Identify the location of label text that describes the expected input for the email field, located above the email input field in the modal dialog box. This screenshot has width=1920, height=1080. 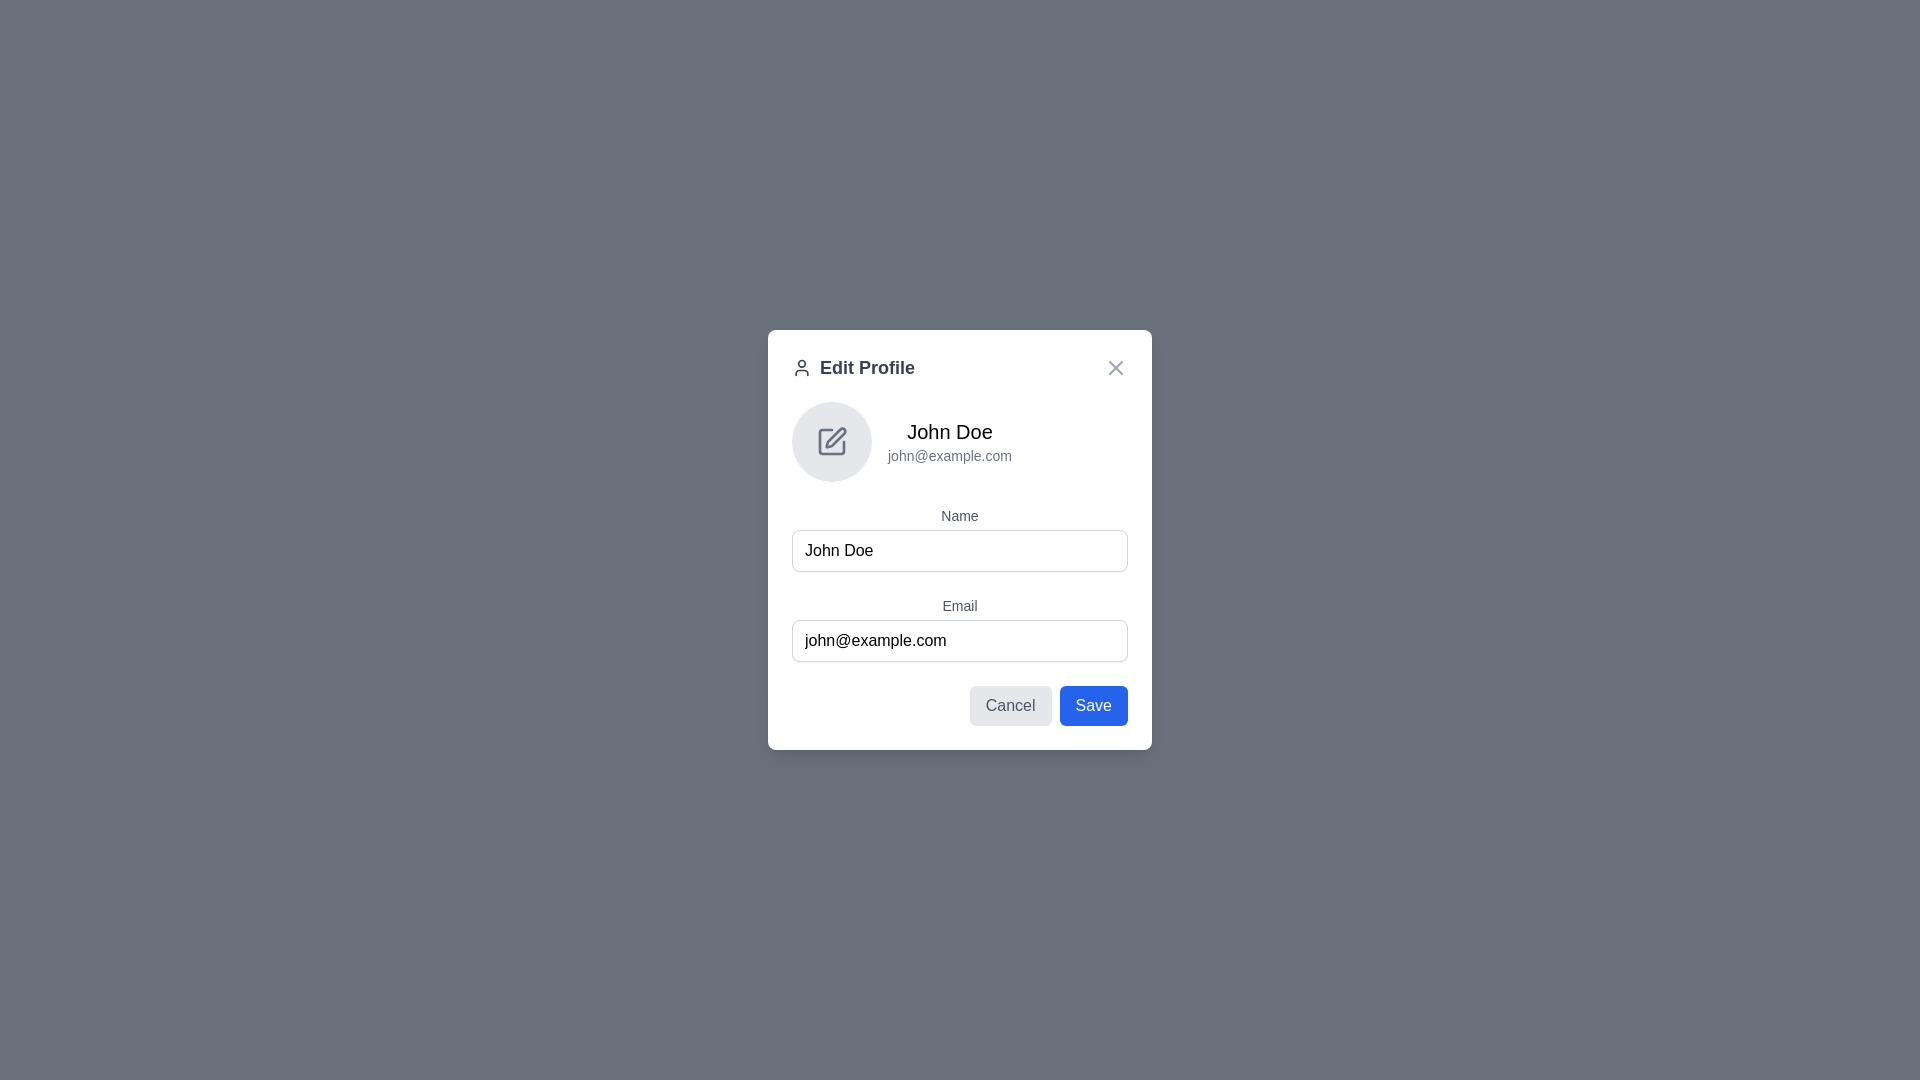
(960, 604).